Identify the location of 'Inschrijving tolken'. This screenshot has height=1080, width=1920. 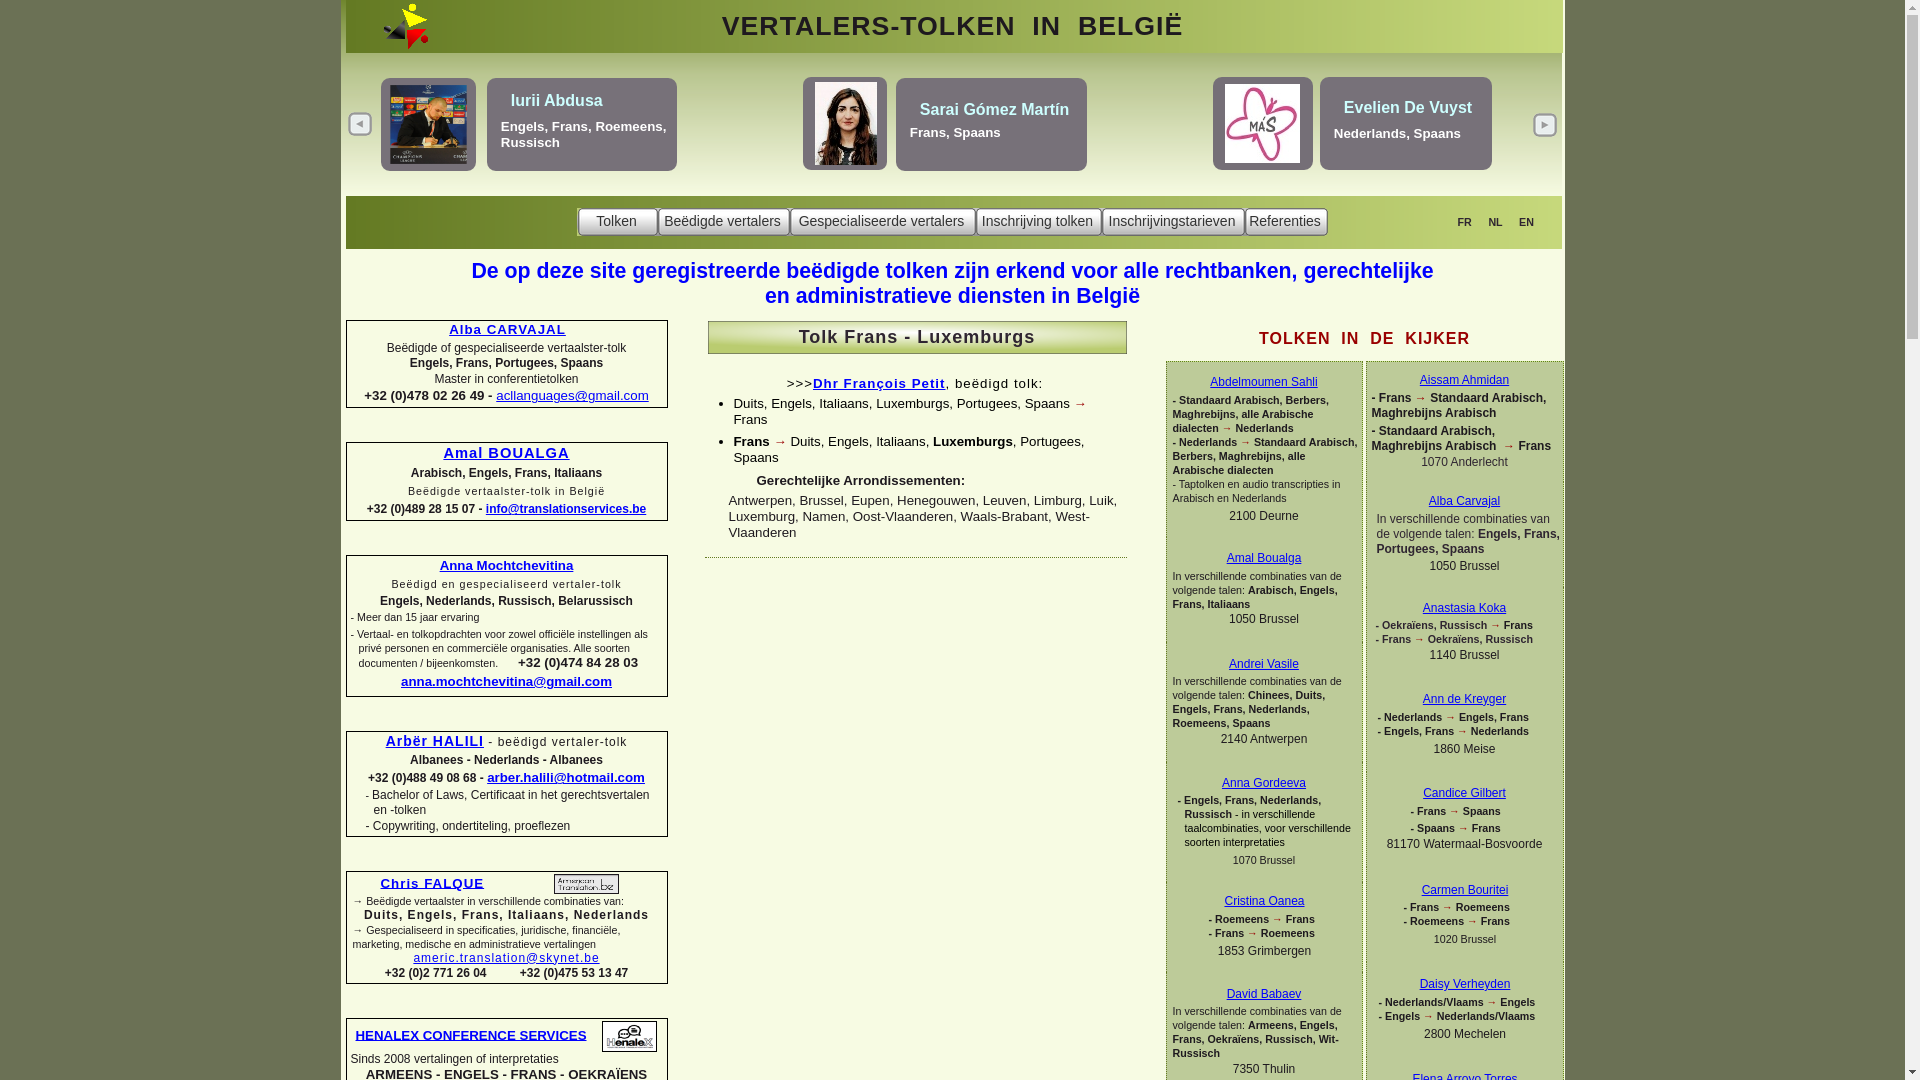
(975, 222).